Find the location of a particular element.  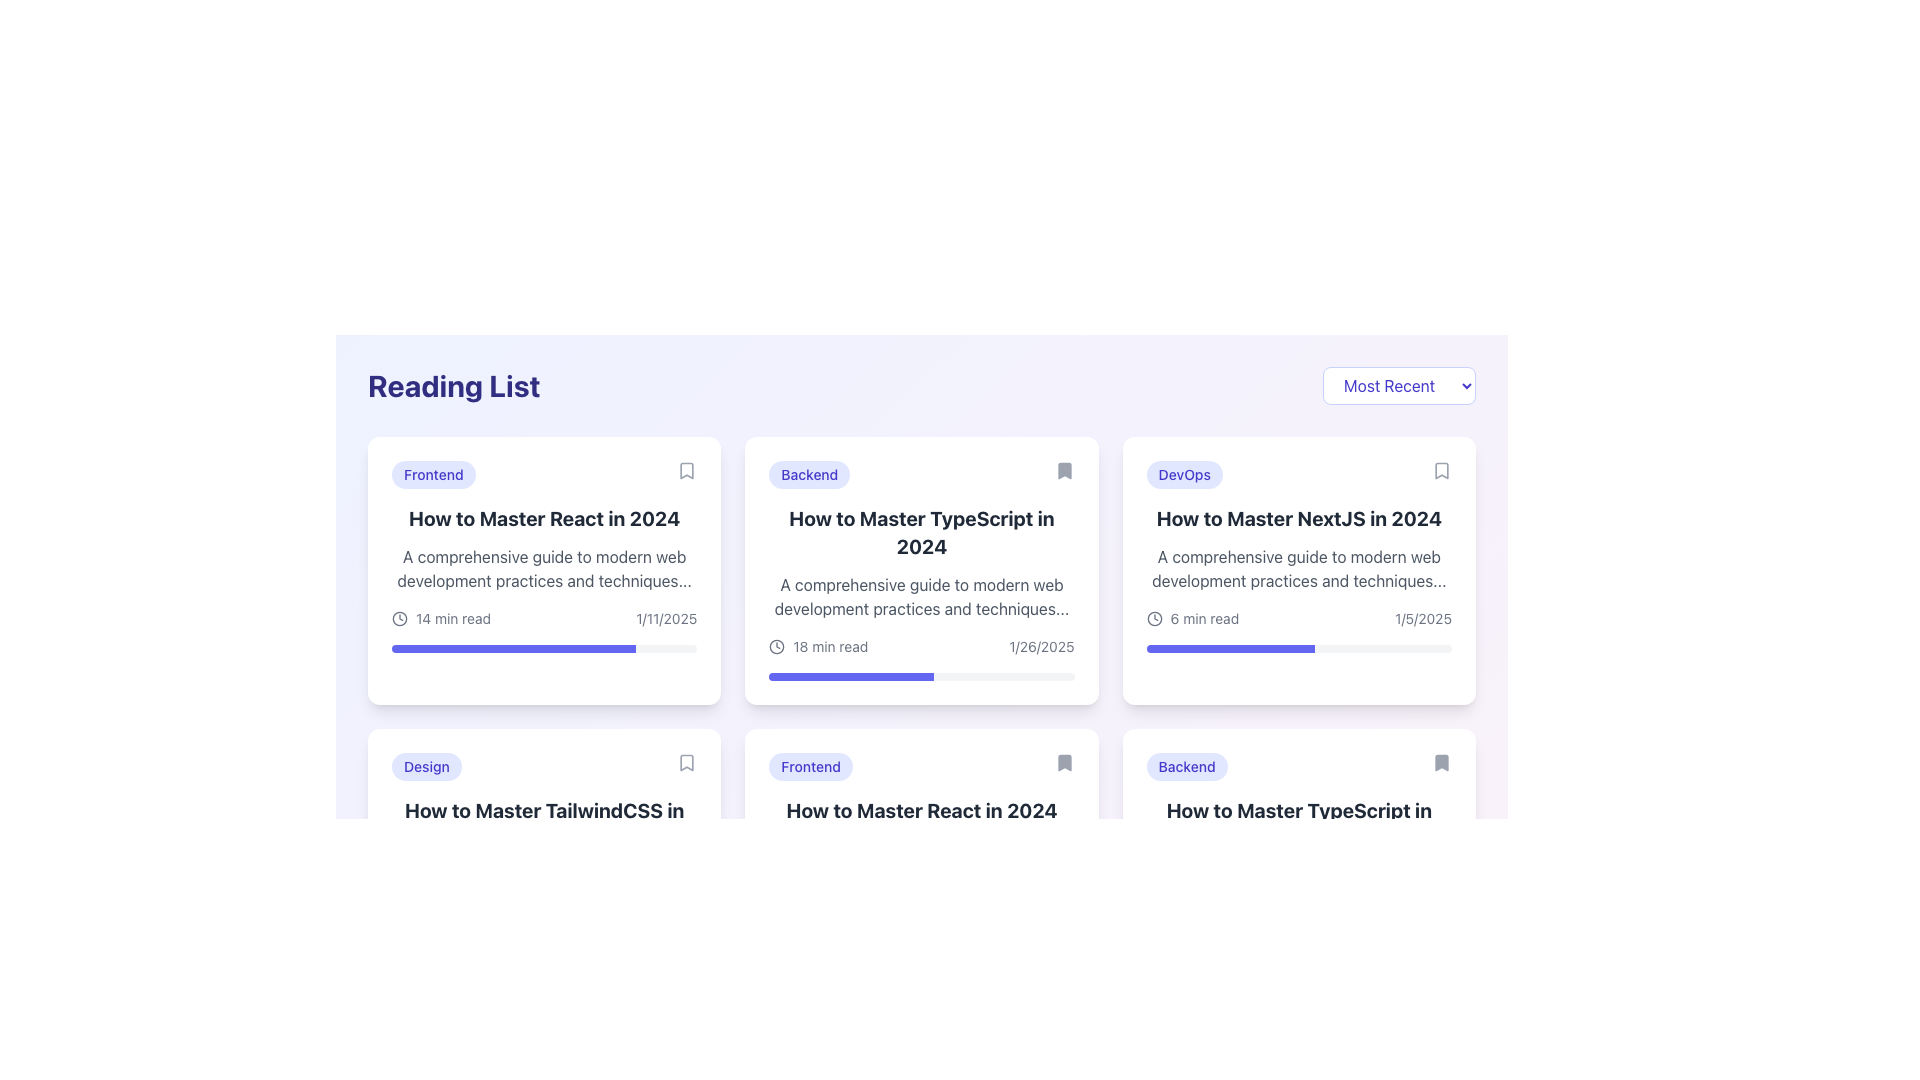

the outer boundary circle of the clock icon representation, which is the largest circular feature among its siblings is located at coordinates (399, 617).